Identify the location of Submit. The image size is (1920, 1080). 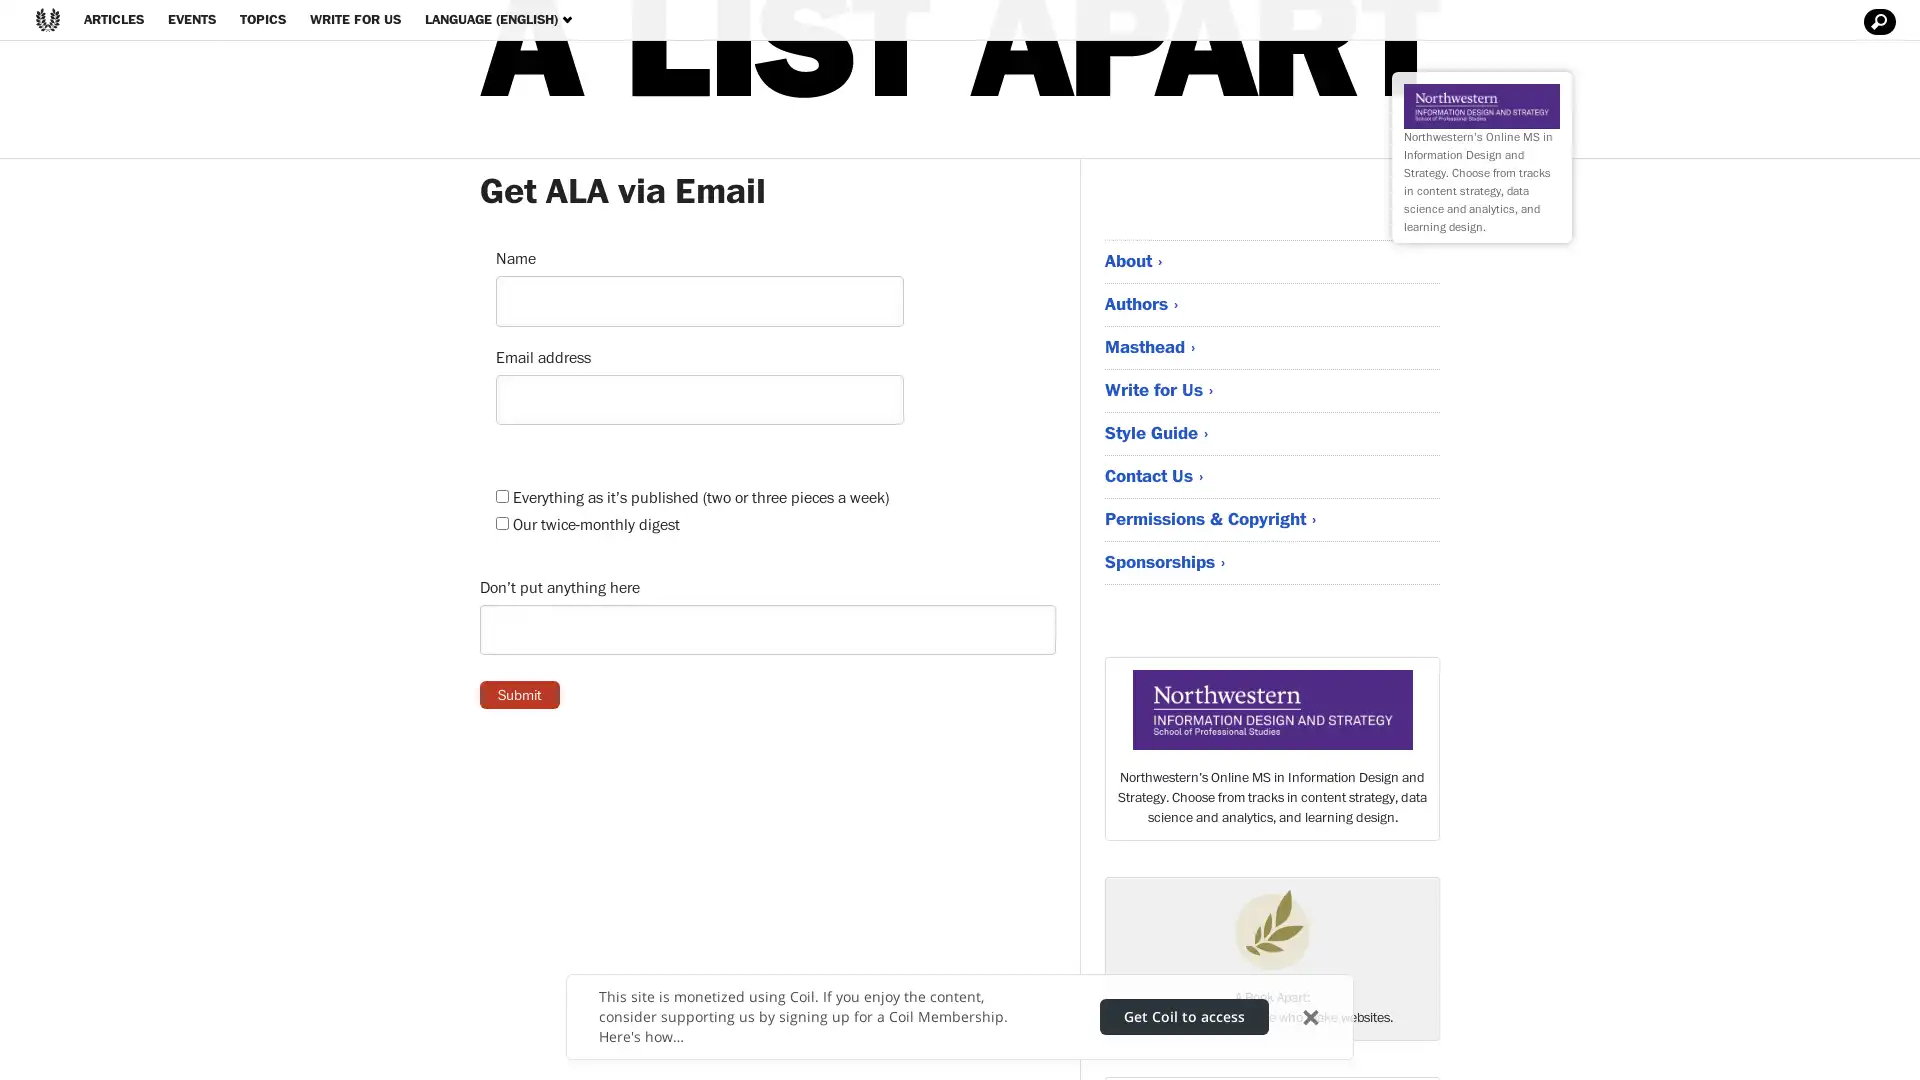
(519, 693).